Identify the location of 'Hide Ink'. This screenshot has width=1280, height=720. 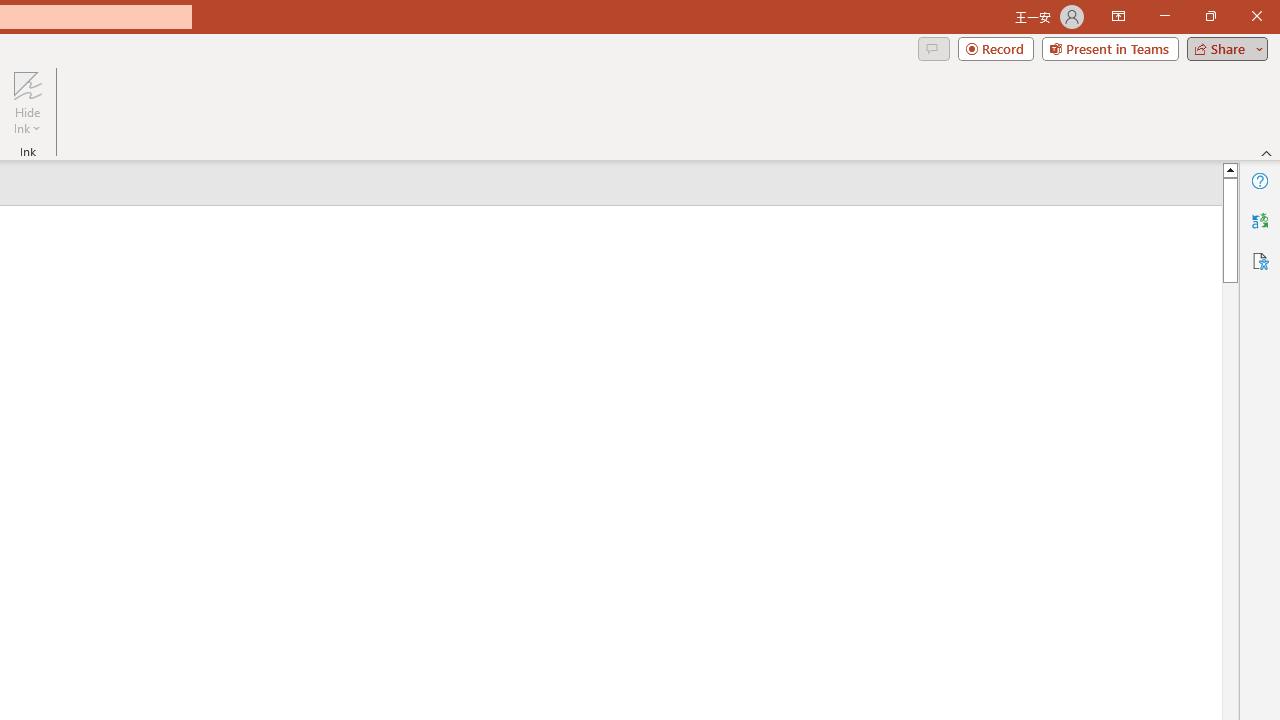
(27, 103).